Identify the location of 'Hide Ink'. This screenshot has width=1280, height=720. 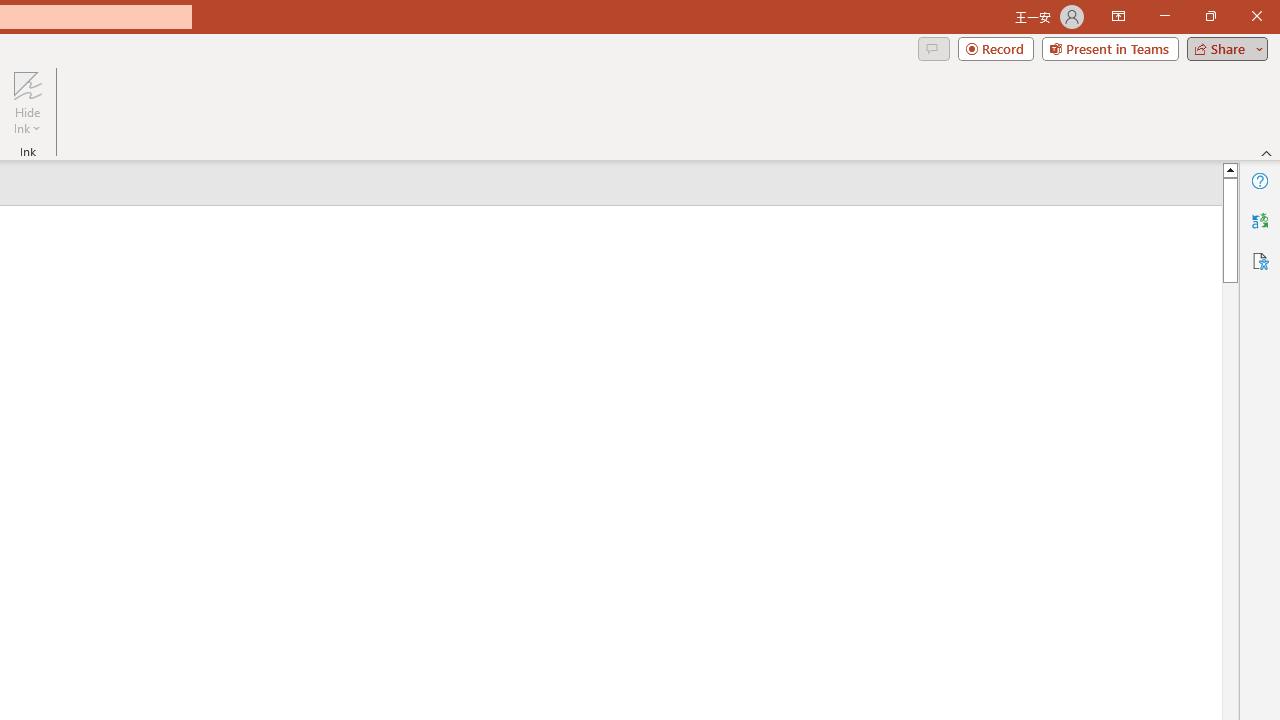
(27, 103).